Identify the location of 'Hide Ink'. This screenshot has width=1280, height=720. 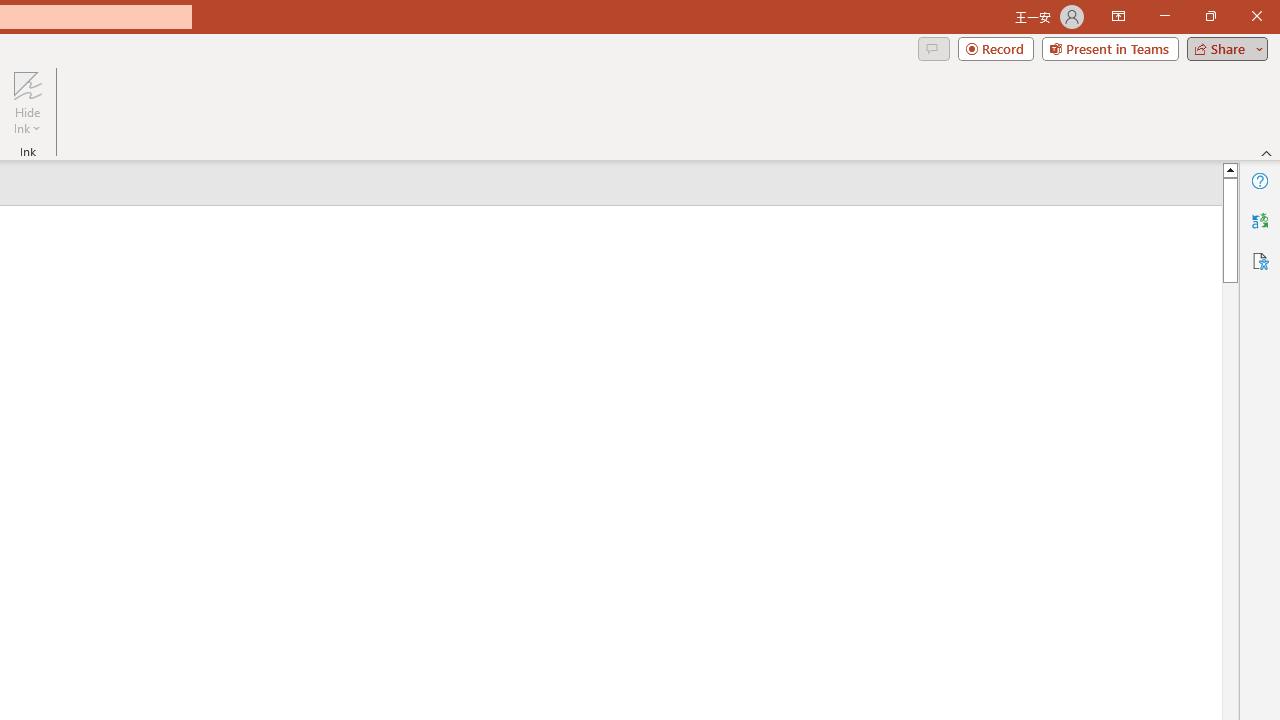
(27, 103).